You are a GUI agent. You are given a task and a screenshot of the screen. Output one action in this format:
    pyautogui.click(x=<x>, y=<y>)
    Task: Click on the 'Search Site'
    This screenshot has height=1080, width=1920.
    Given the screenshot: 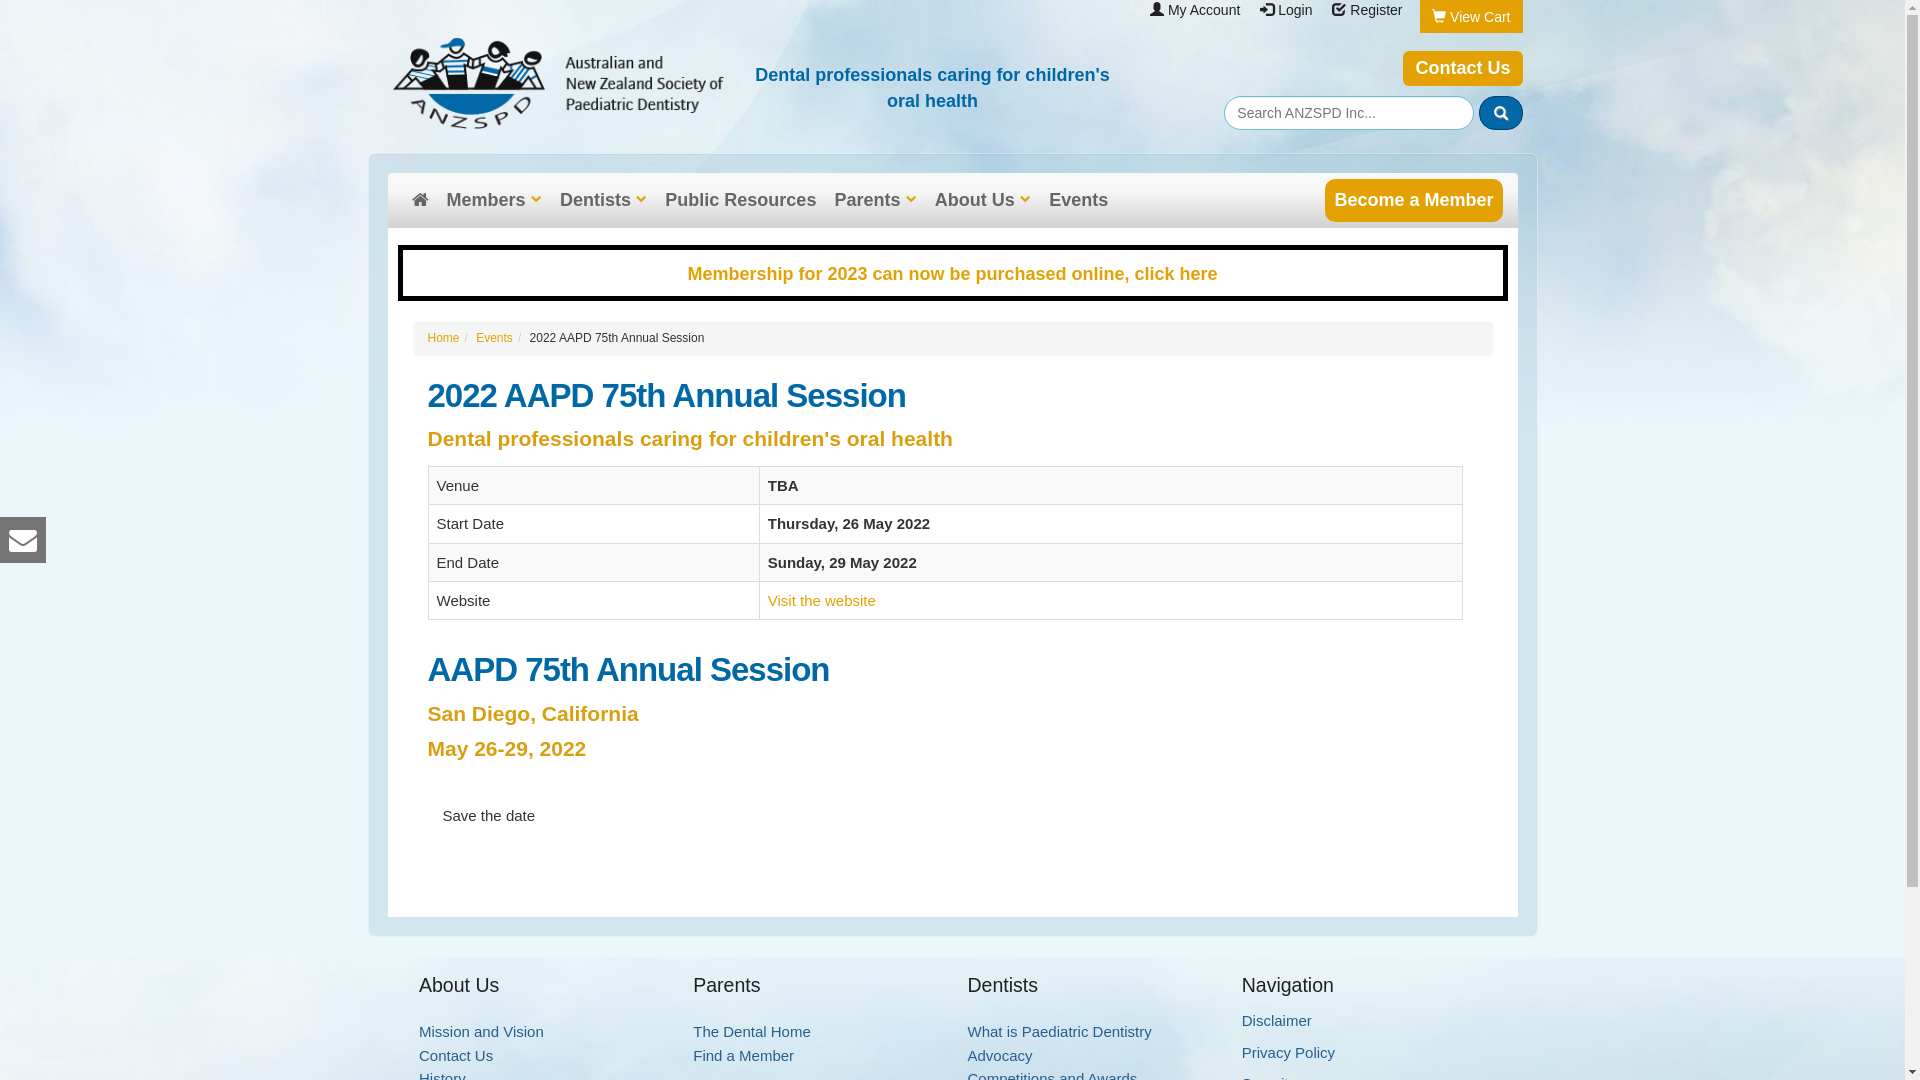 What is the action you would take?
    pyautogui.click(x=1499, y=112)
    